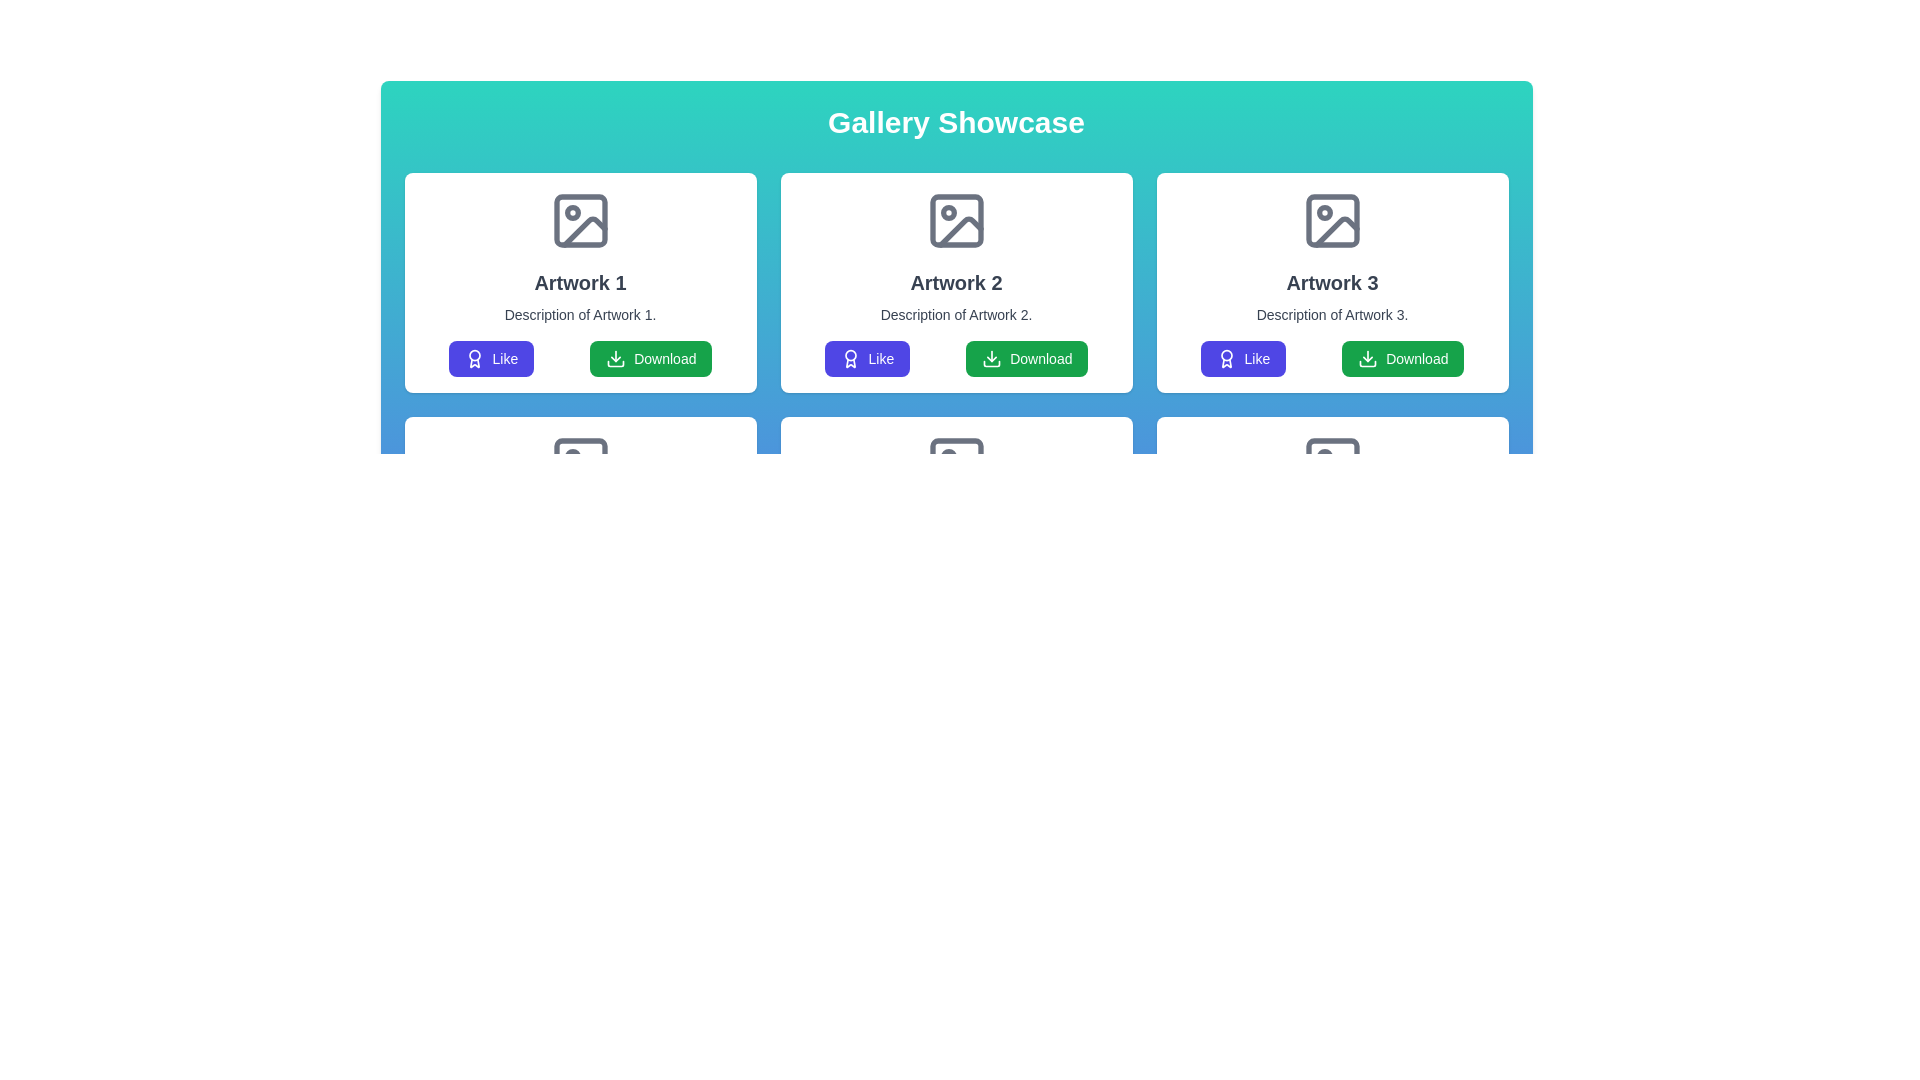 Image resolution: width=1920 pixels, height=1080 pixels. Describe the element at coordinates (1332, 282) in the screenshot. I see `the static text label that serves as the title or main identifier for the associated artwork, which is located as the second text element in the third card of a grid layout` at that location.